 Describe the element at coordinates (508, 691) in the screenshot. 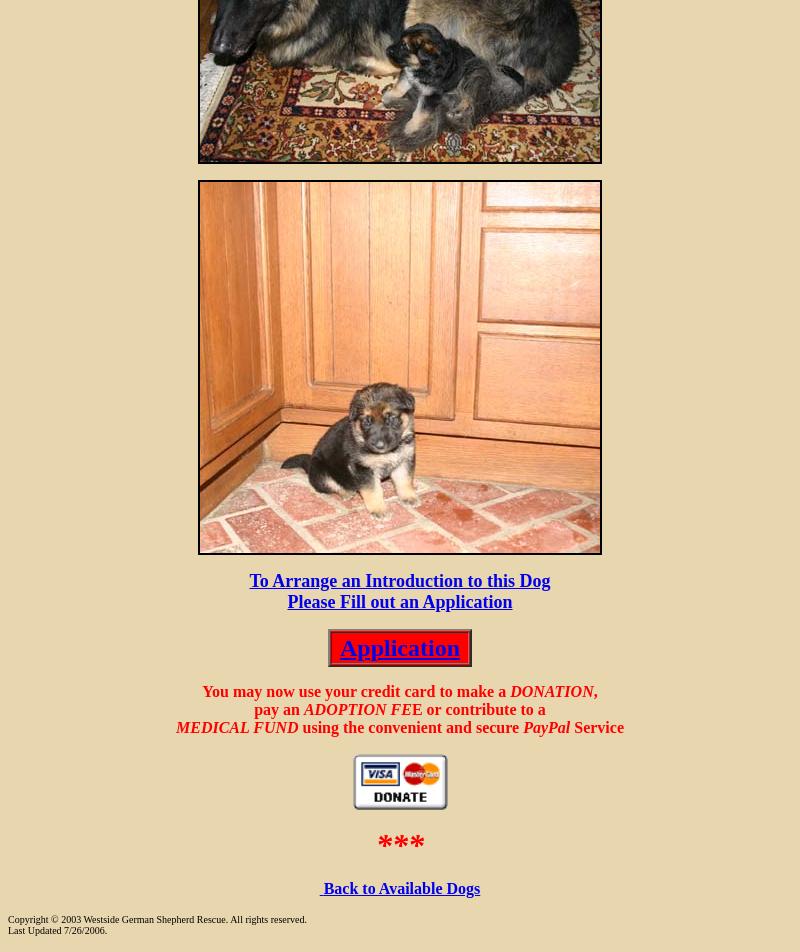

I see `'DONATION'` at that location.